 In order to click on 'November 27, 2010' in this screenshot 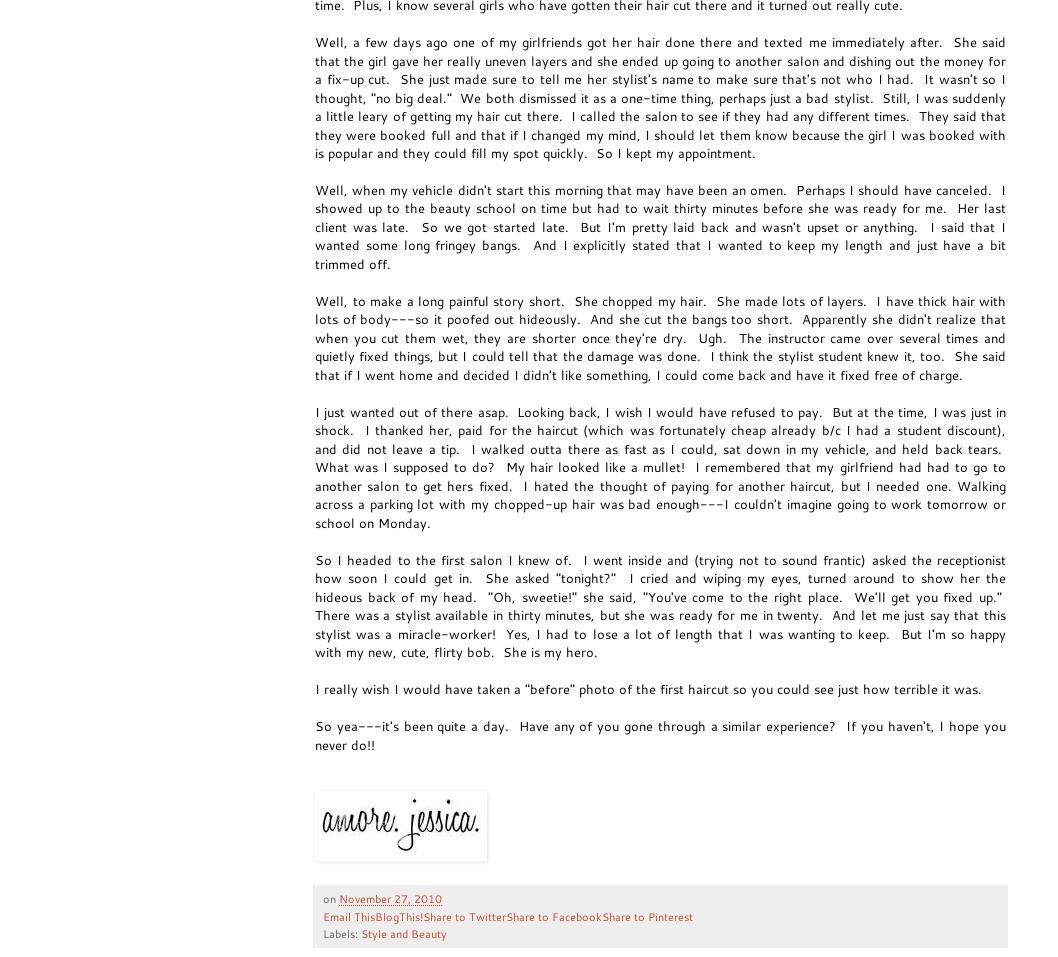, I will do `click(337, 898)`.